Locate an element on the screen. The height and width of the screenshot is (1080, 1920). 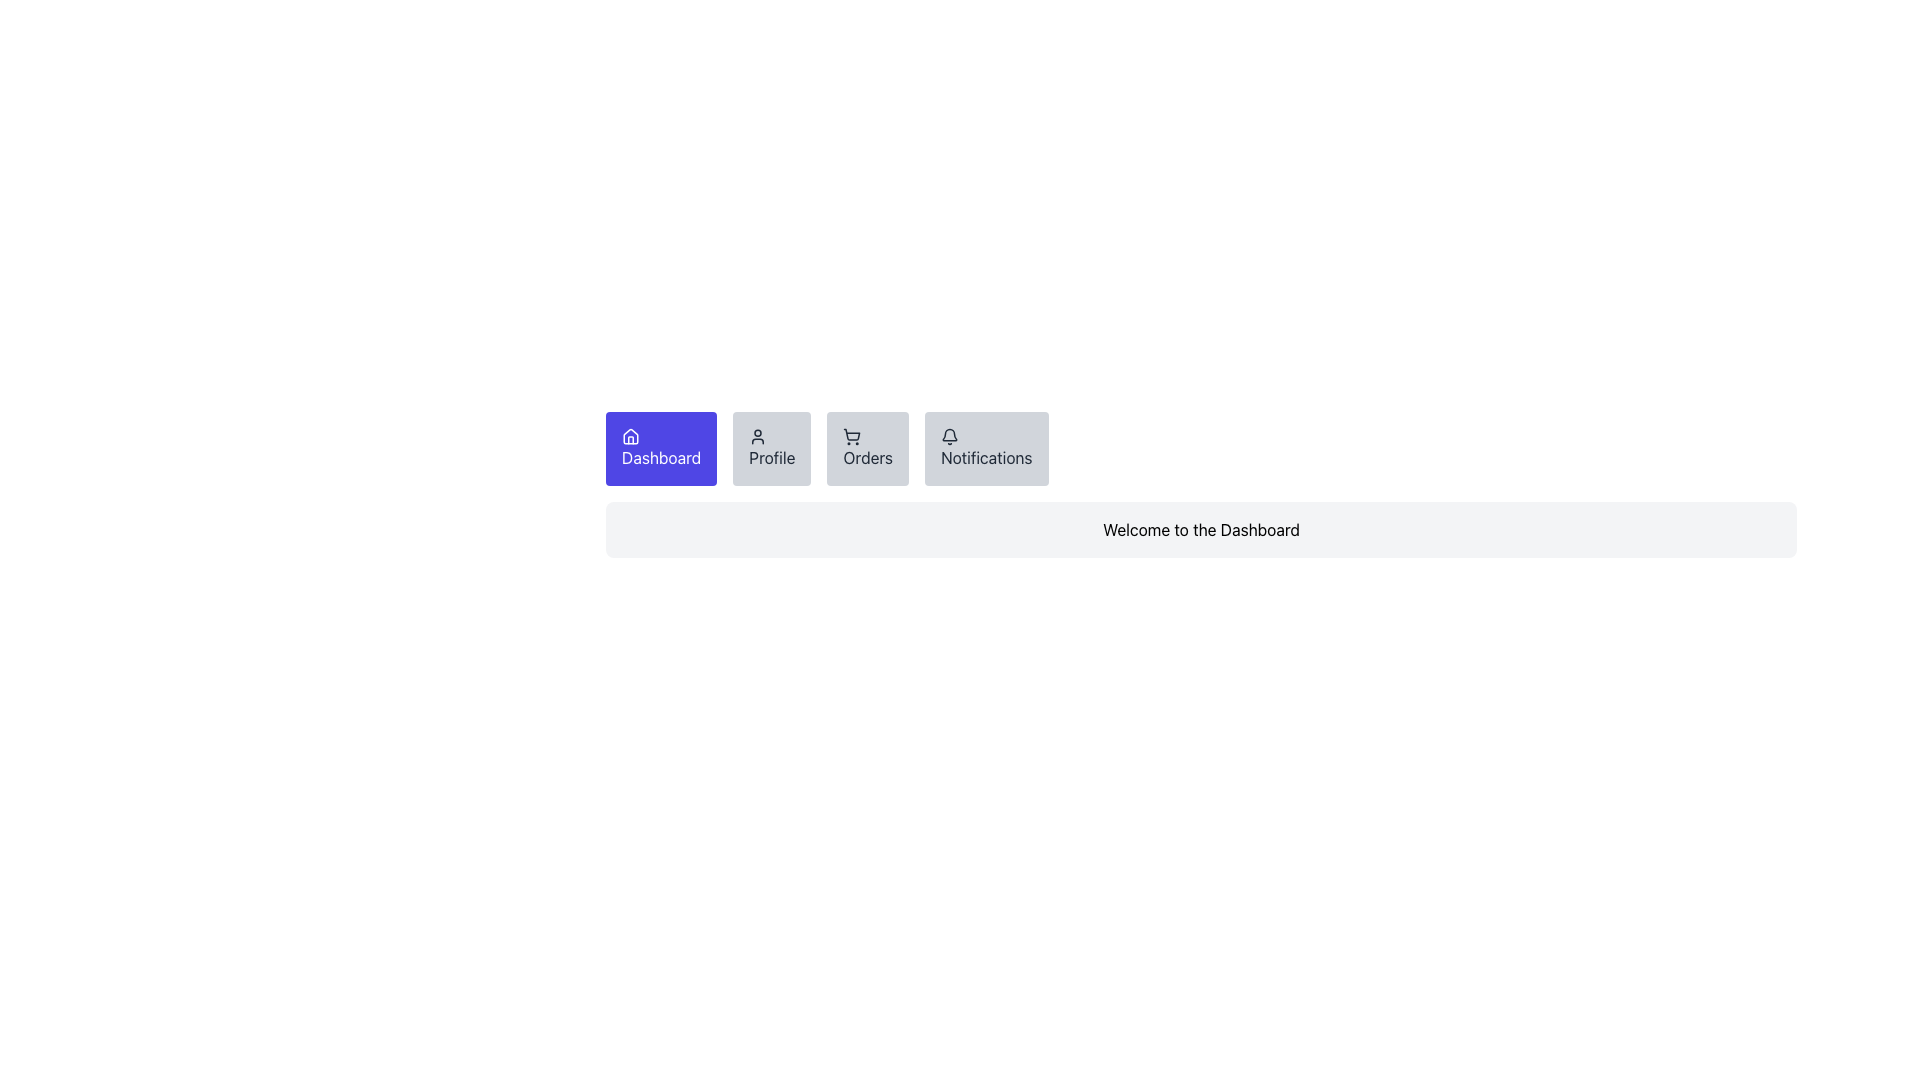
the notification icon located within the 'Notifications' button, which is horizontally aligned with other icons such as 'Dashboard,' 'Profile,' and 'Orders.' is located at coordinates (949, 435).